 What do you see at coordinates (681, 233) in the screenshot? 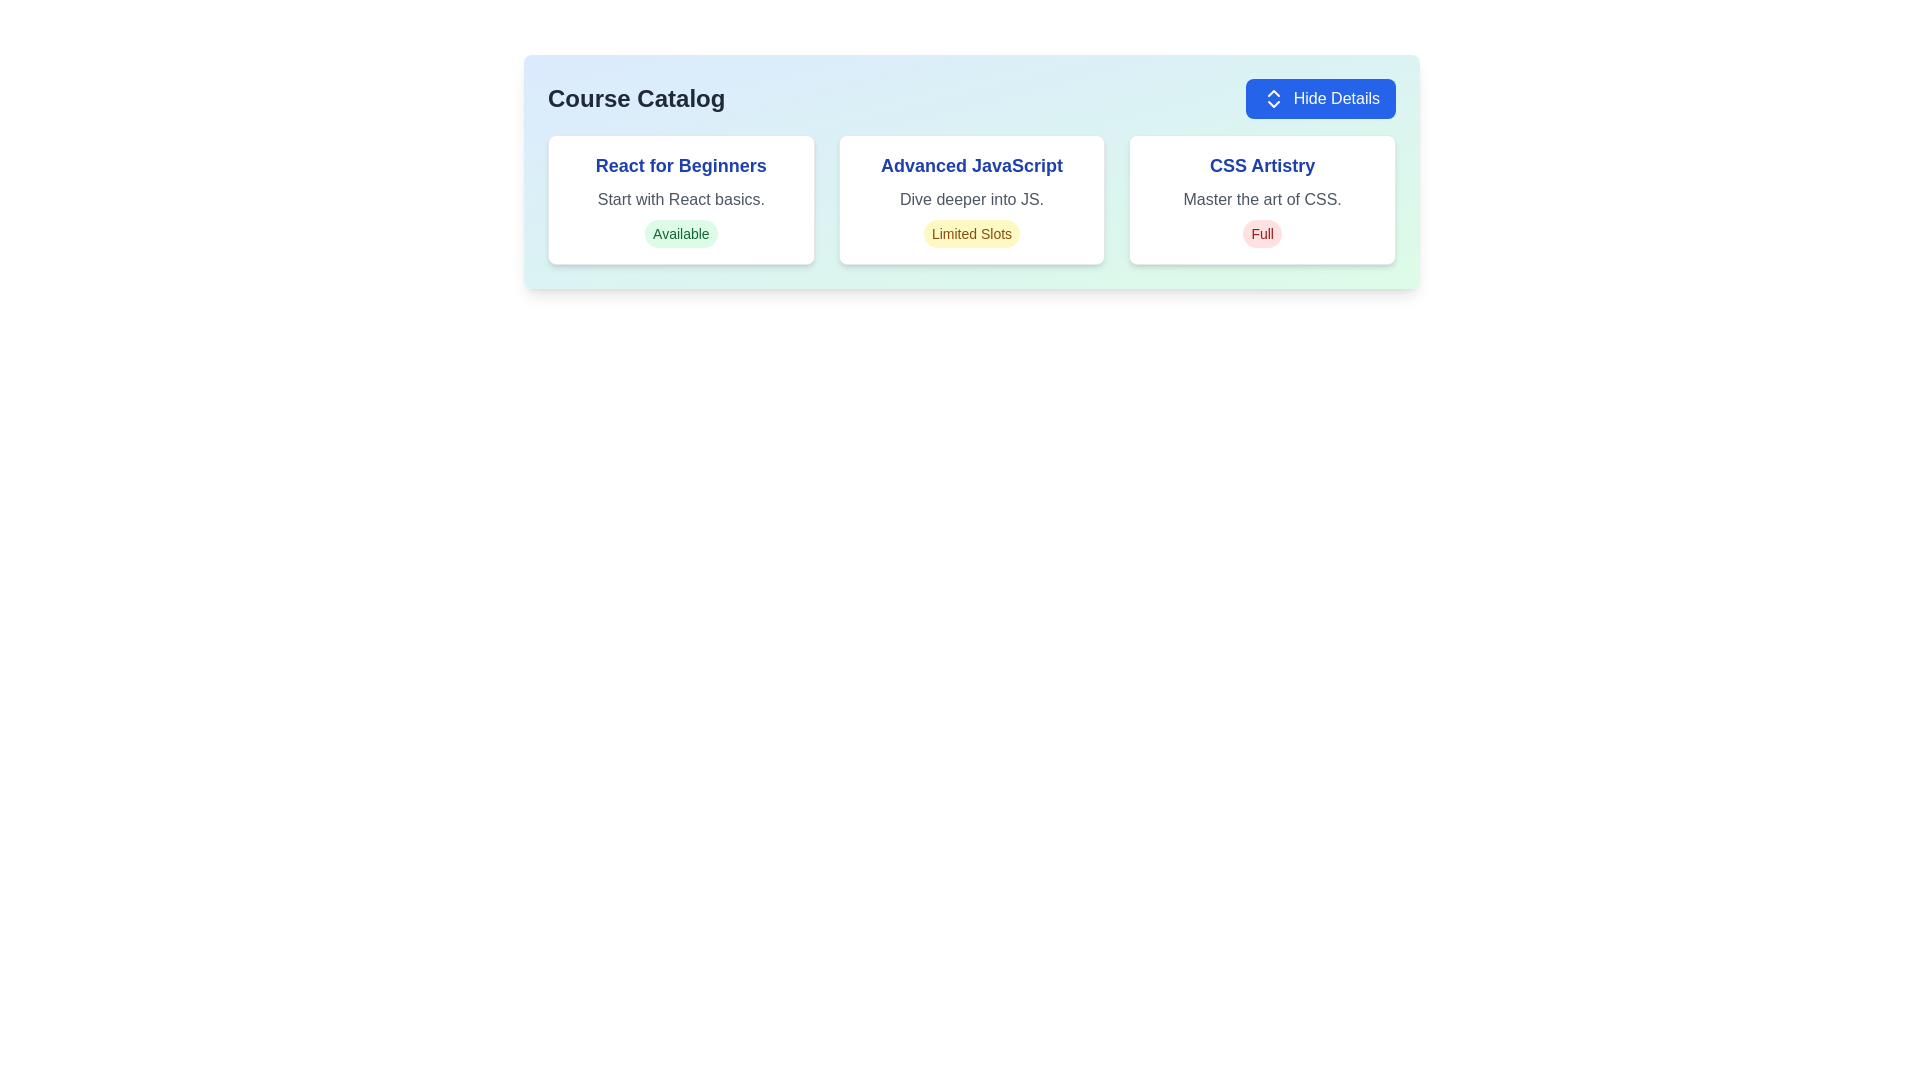
I see `the status label indicating availability for the course 'React for Beginners', which is located below the text 'Start with React basics.' in the Course Catalog section` at bounding box center [681, 233].